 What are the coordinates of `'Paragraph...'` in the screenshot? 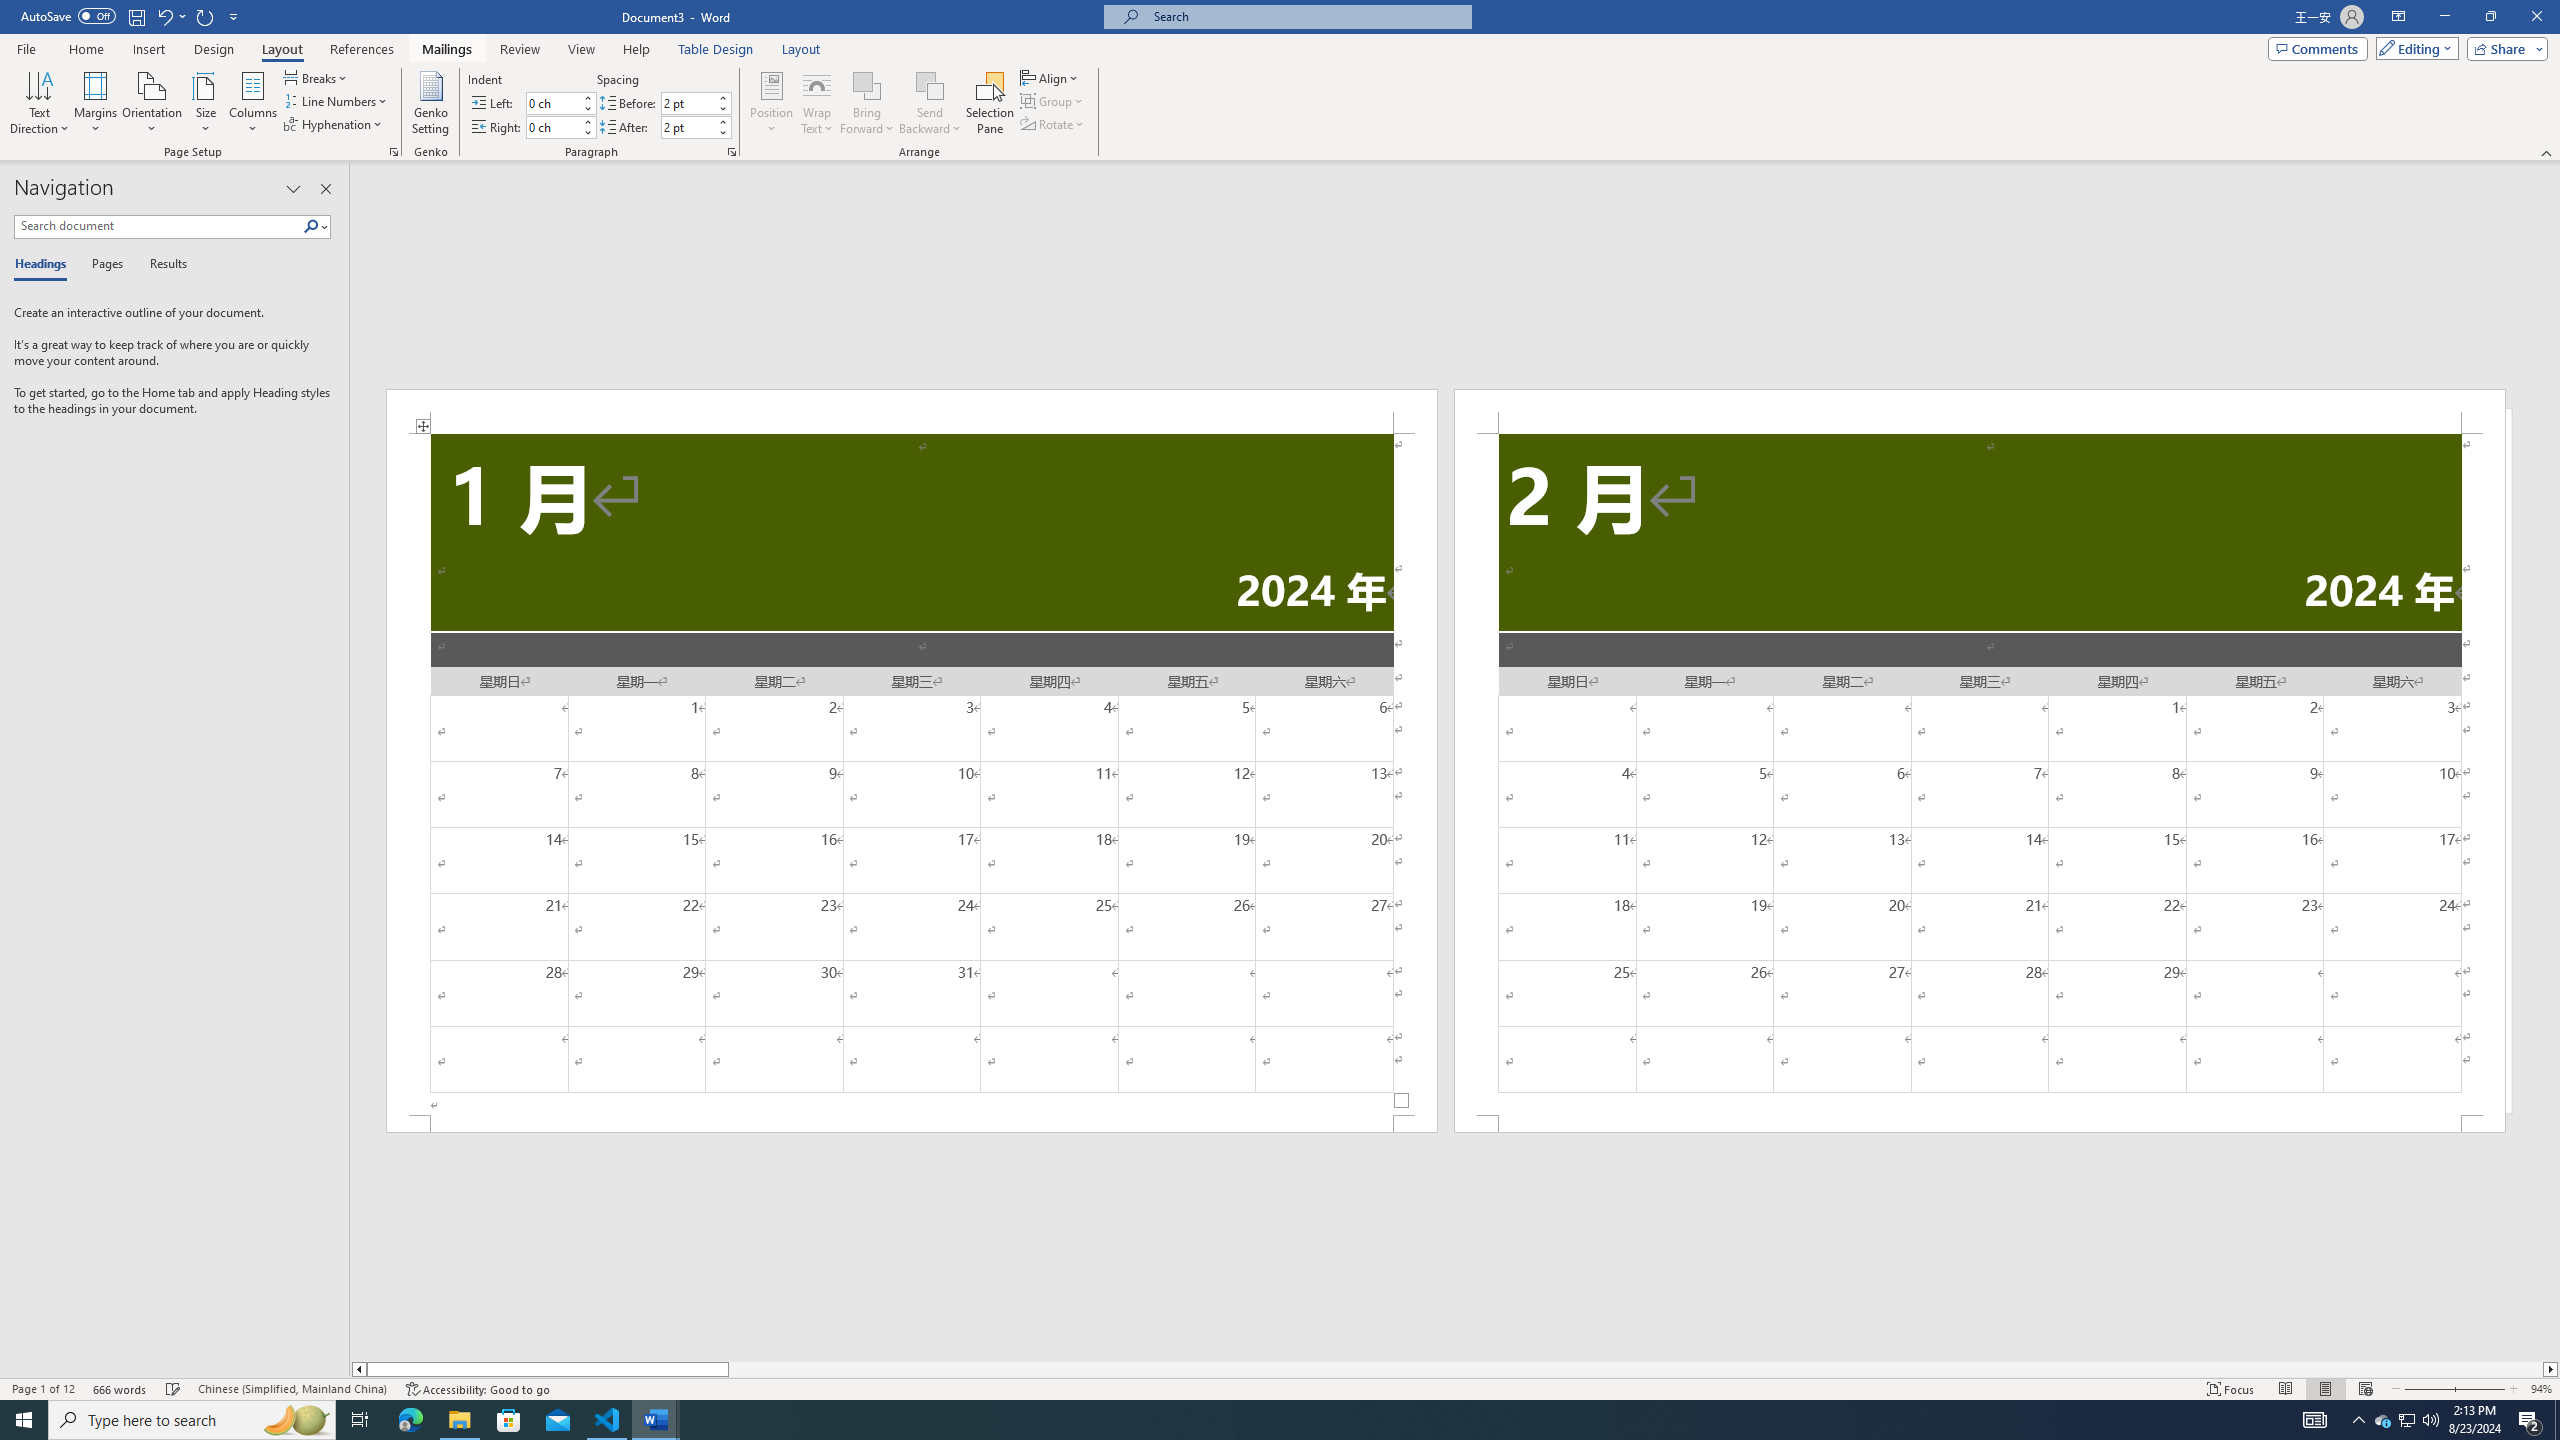 It's located at (731, 150).